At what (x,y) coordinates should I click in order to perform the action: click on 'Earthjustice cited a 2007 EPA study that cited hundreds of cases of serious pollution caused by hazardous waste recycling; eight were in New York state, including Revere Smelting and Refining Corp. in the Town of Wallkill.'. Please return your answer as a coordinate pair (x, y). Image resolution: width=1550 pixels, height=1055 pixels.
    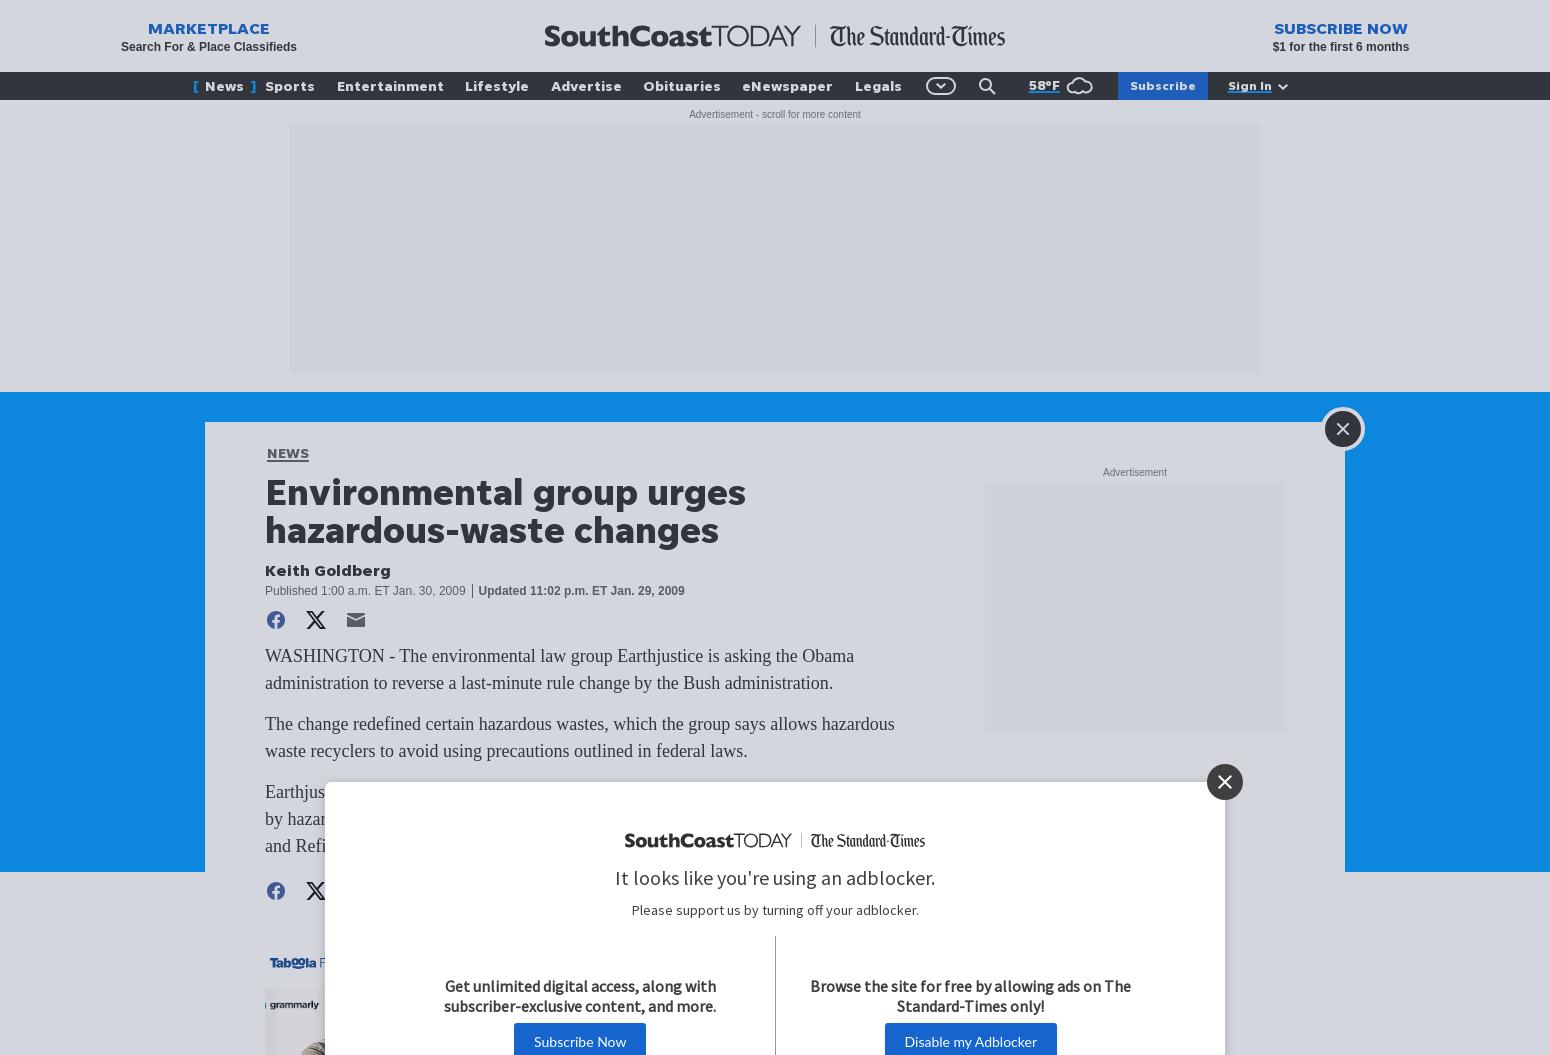
    Looking at the image, I should click on (594, 817).